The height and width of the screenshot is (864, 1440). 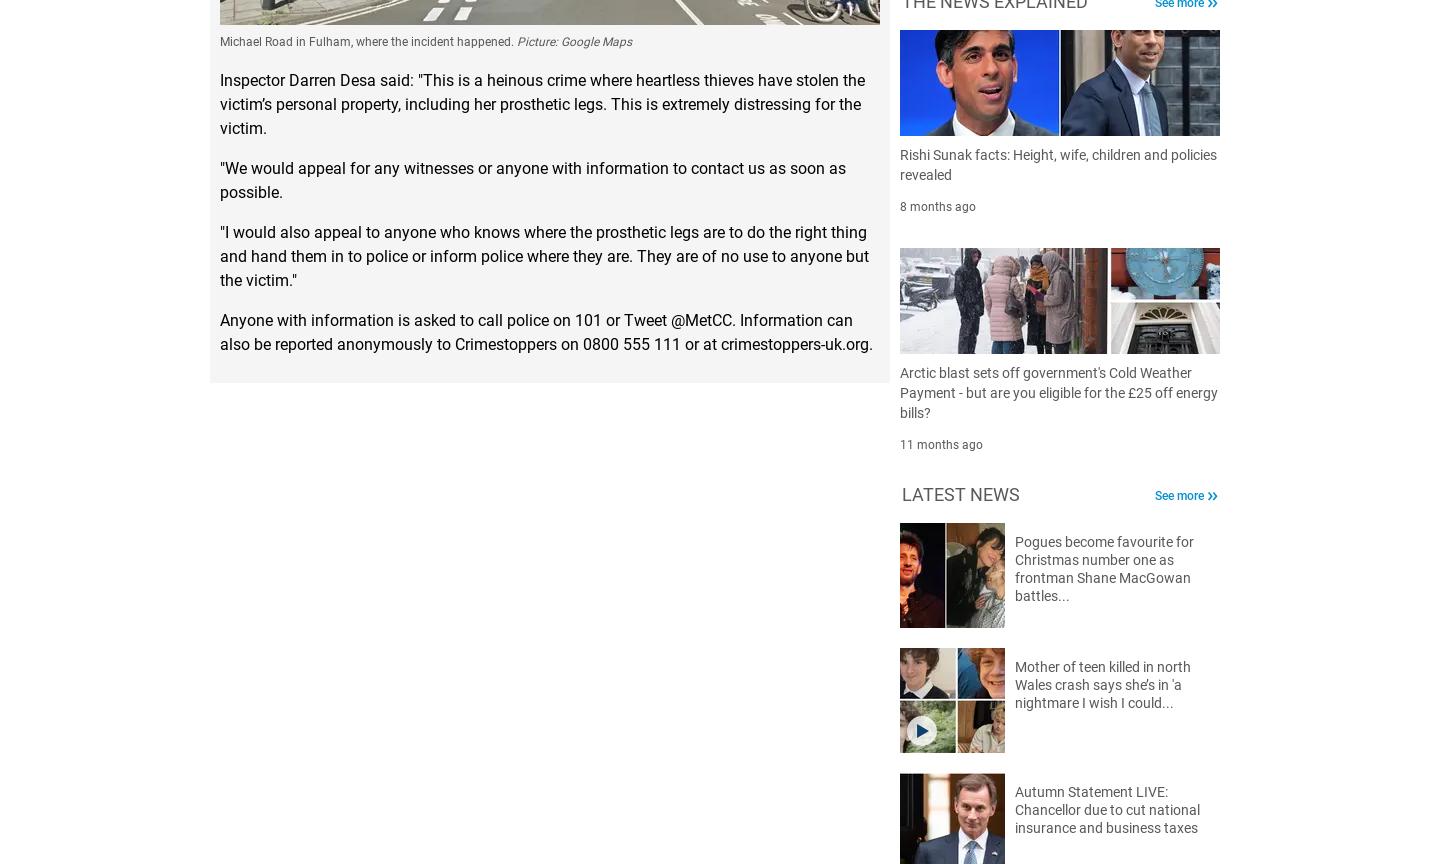 What do you see at coordinates (1106, 807) in the screenshot?
I see `'Autumn Statement LIVE: Chancellor due to cut national insurance and business taxes'` at bounding box center [1106, 807].